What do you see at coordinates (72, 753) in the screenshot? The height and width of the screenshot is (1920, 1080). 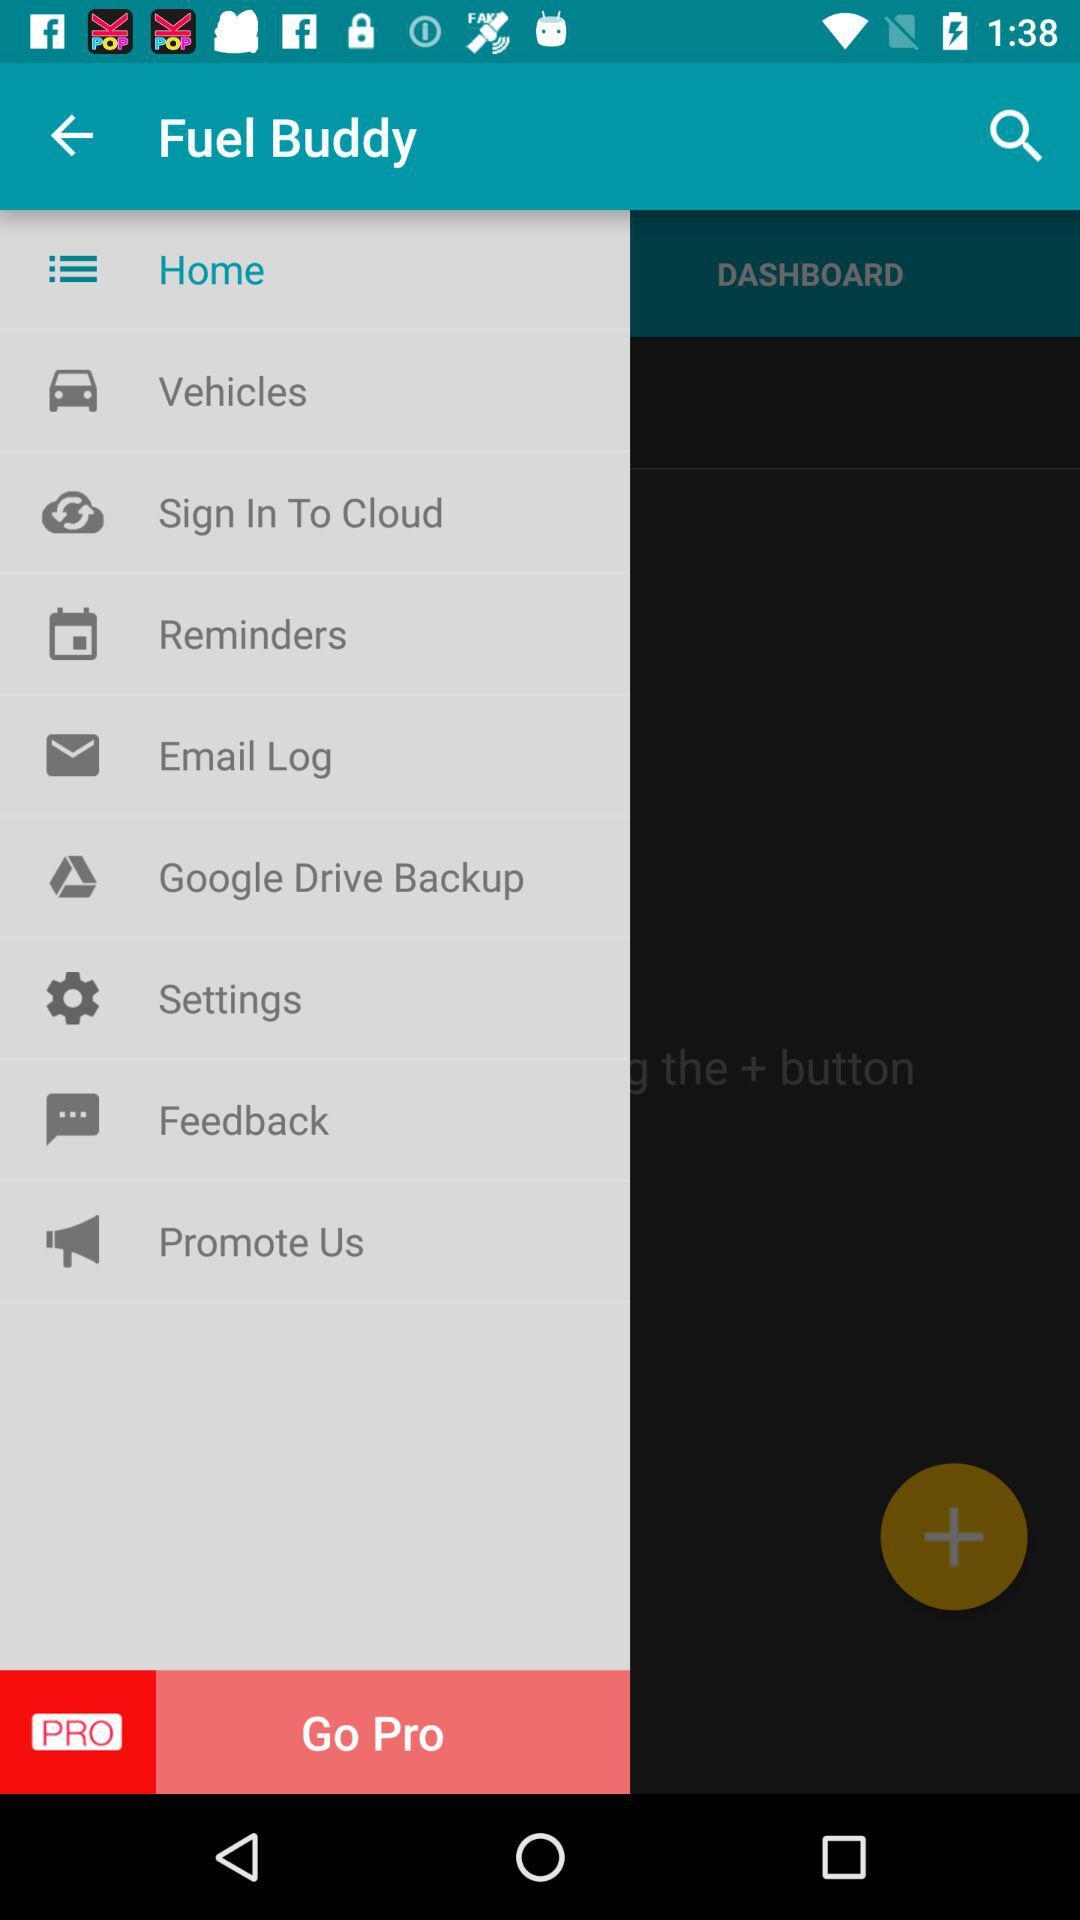 I see `the button which is beside the go pro` at bounding box center [72, 753].